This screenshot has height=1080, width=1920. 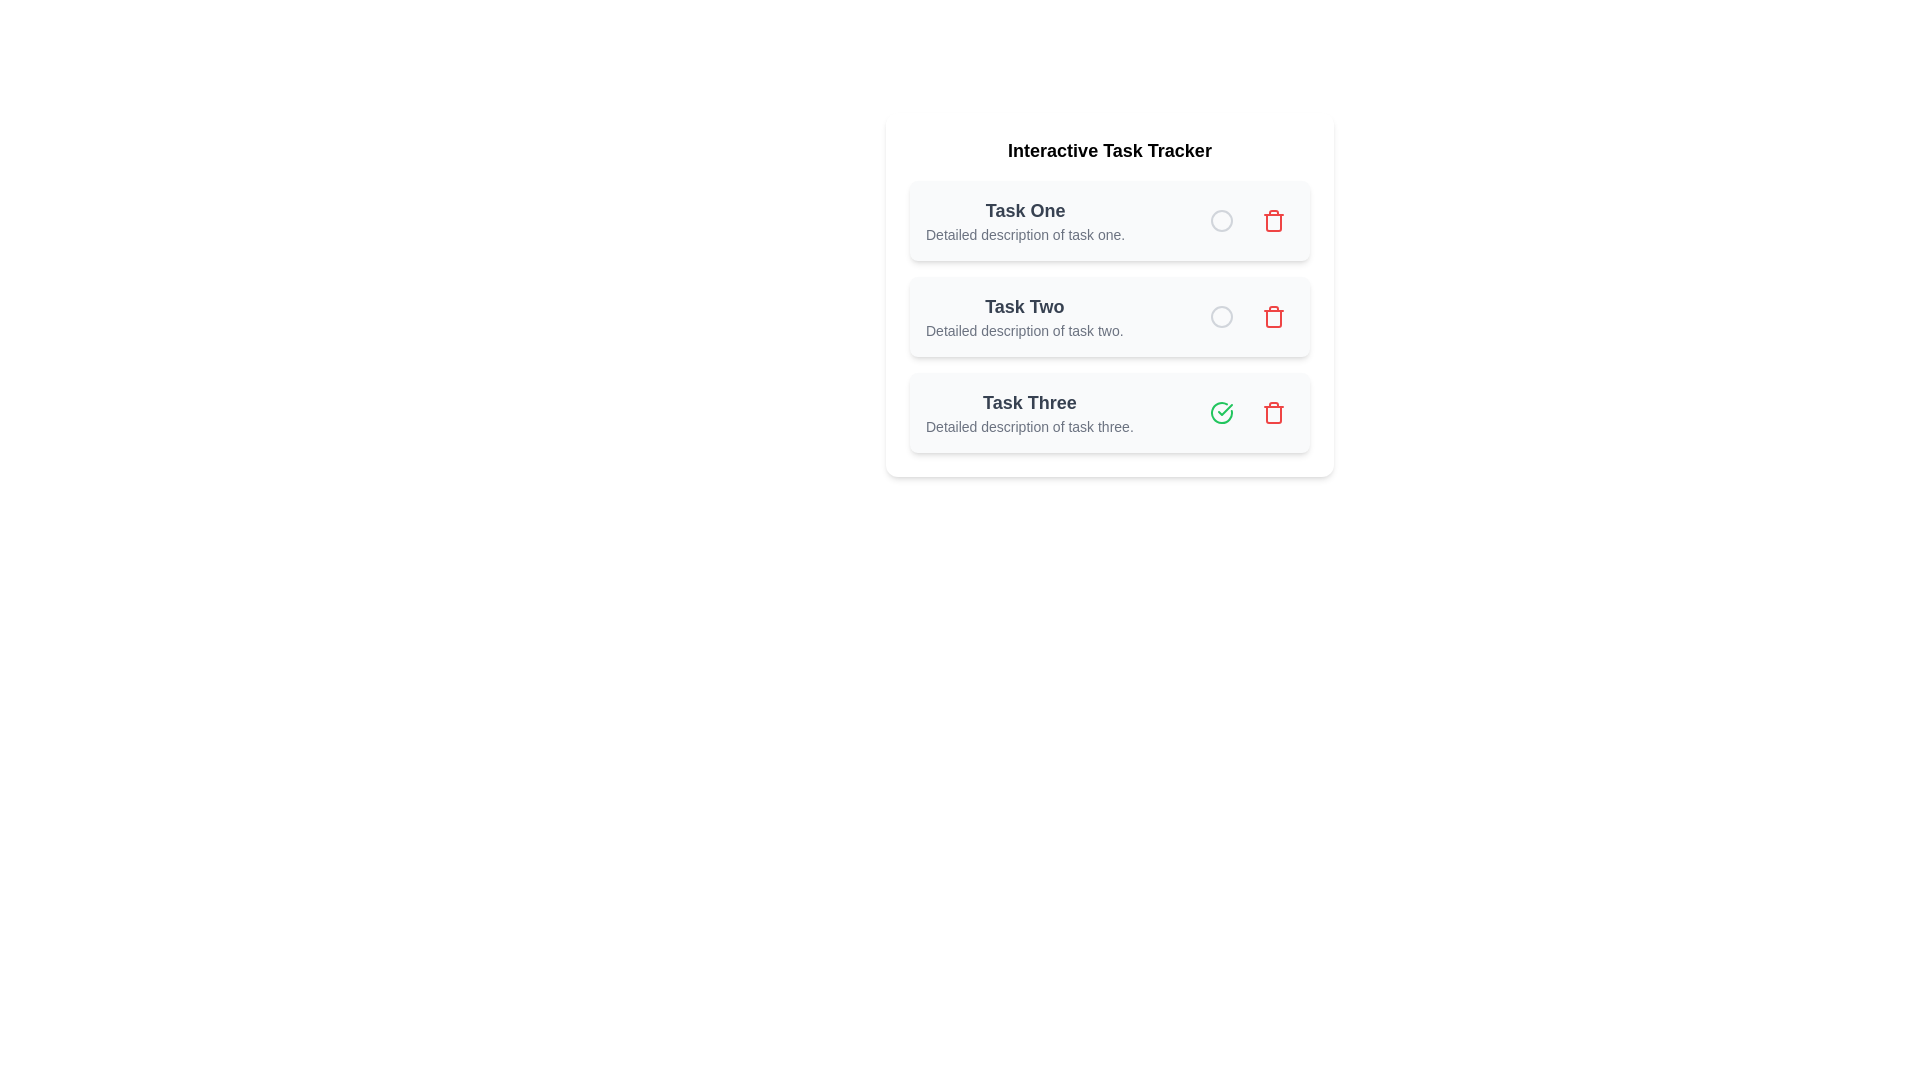 I want to click on the delete button for task Task One, so click(x=1272, y=220).